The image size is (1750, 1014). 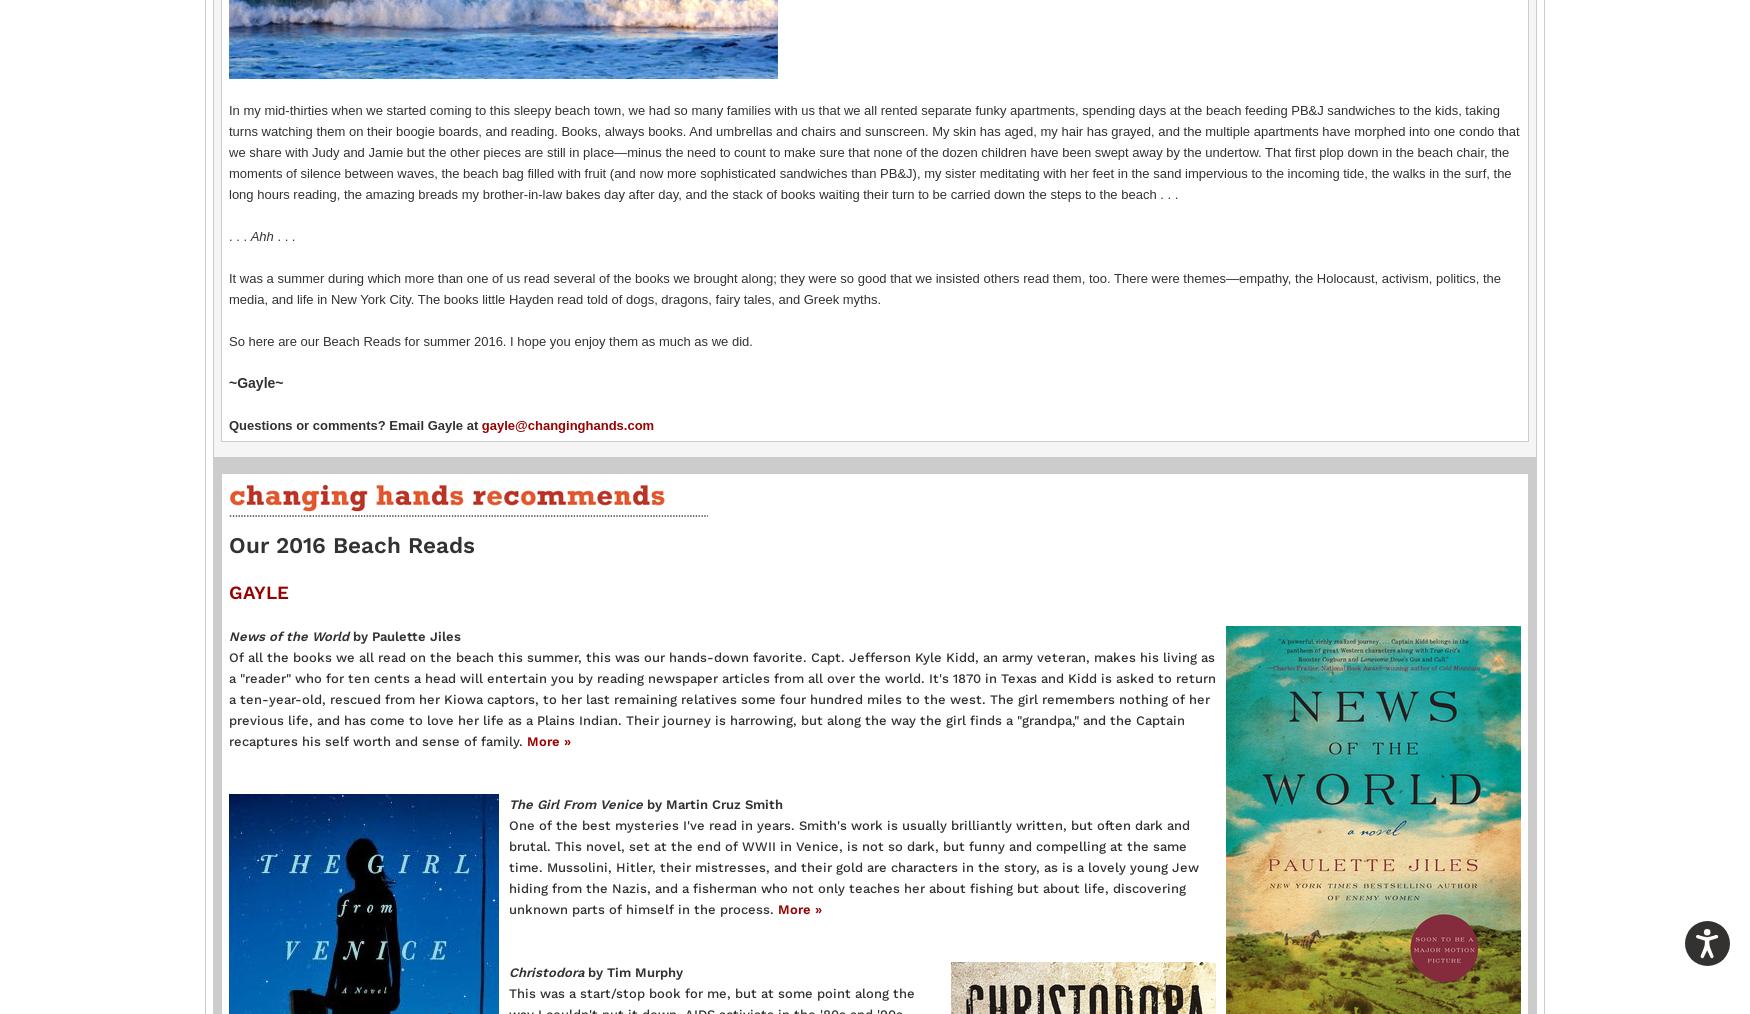 What do you see at coordinates (588, 971) in the screenshot?
I see `'by Tim Murphy'` at bounding box center [588, 971].